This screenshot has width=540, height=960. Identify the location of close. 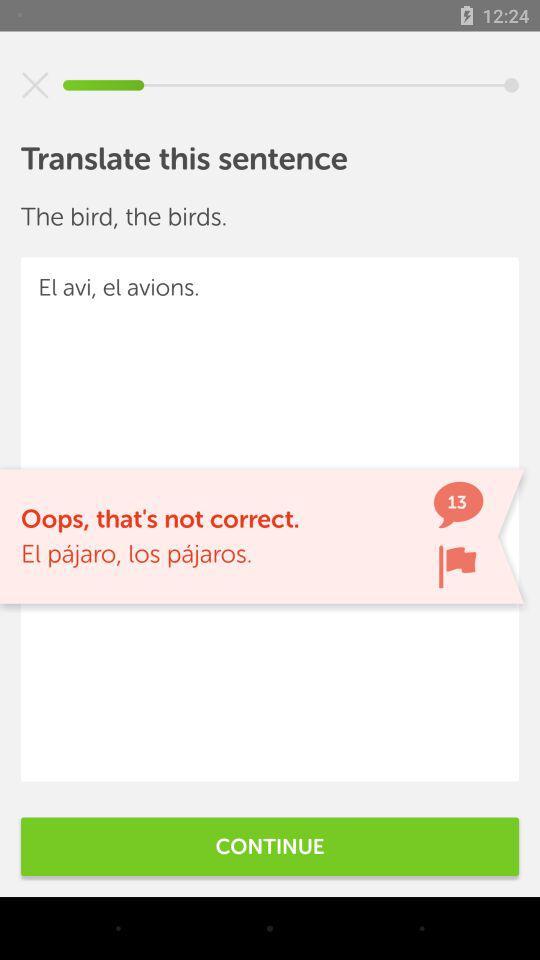
(35, 85).